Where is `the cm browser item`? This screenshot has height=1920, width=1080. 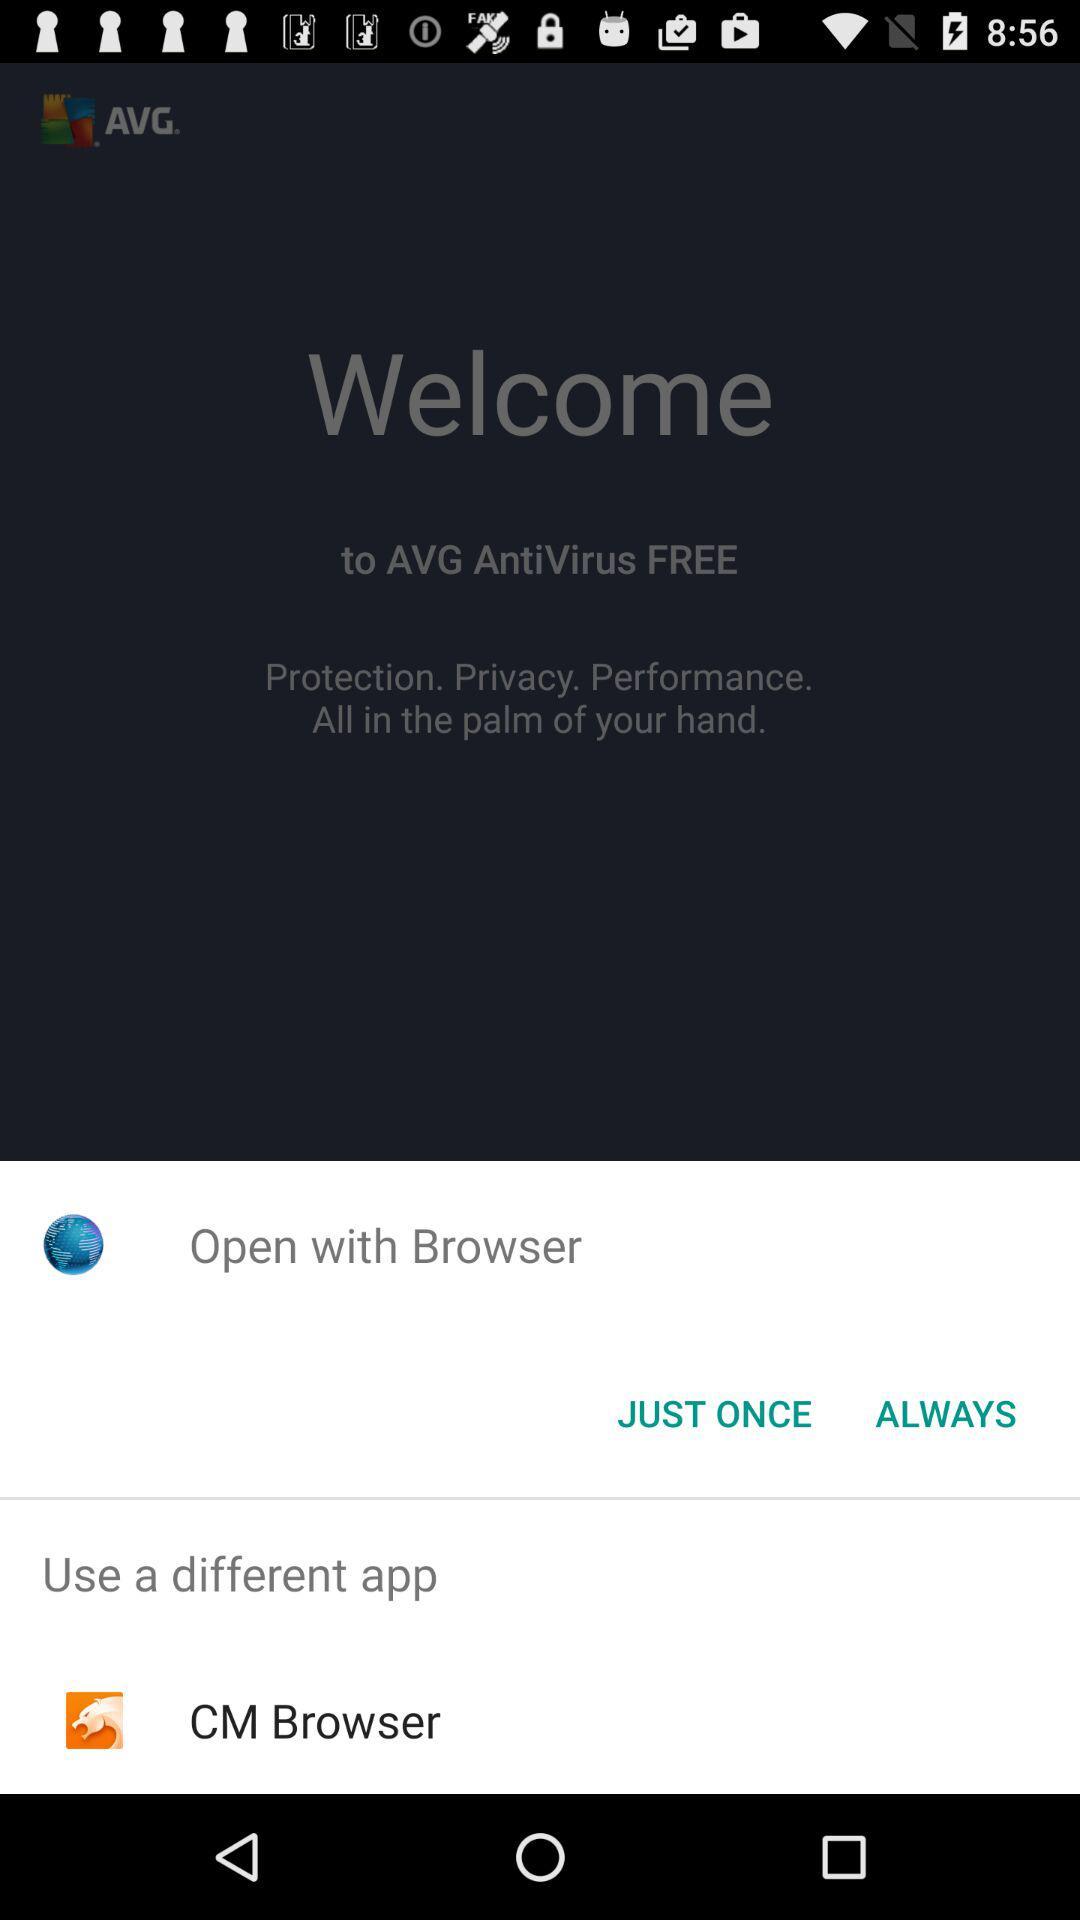 the cm browser item is located at coordinates (315, 1719).